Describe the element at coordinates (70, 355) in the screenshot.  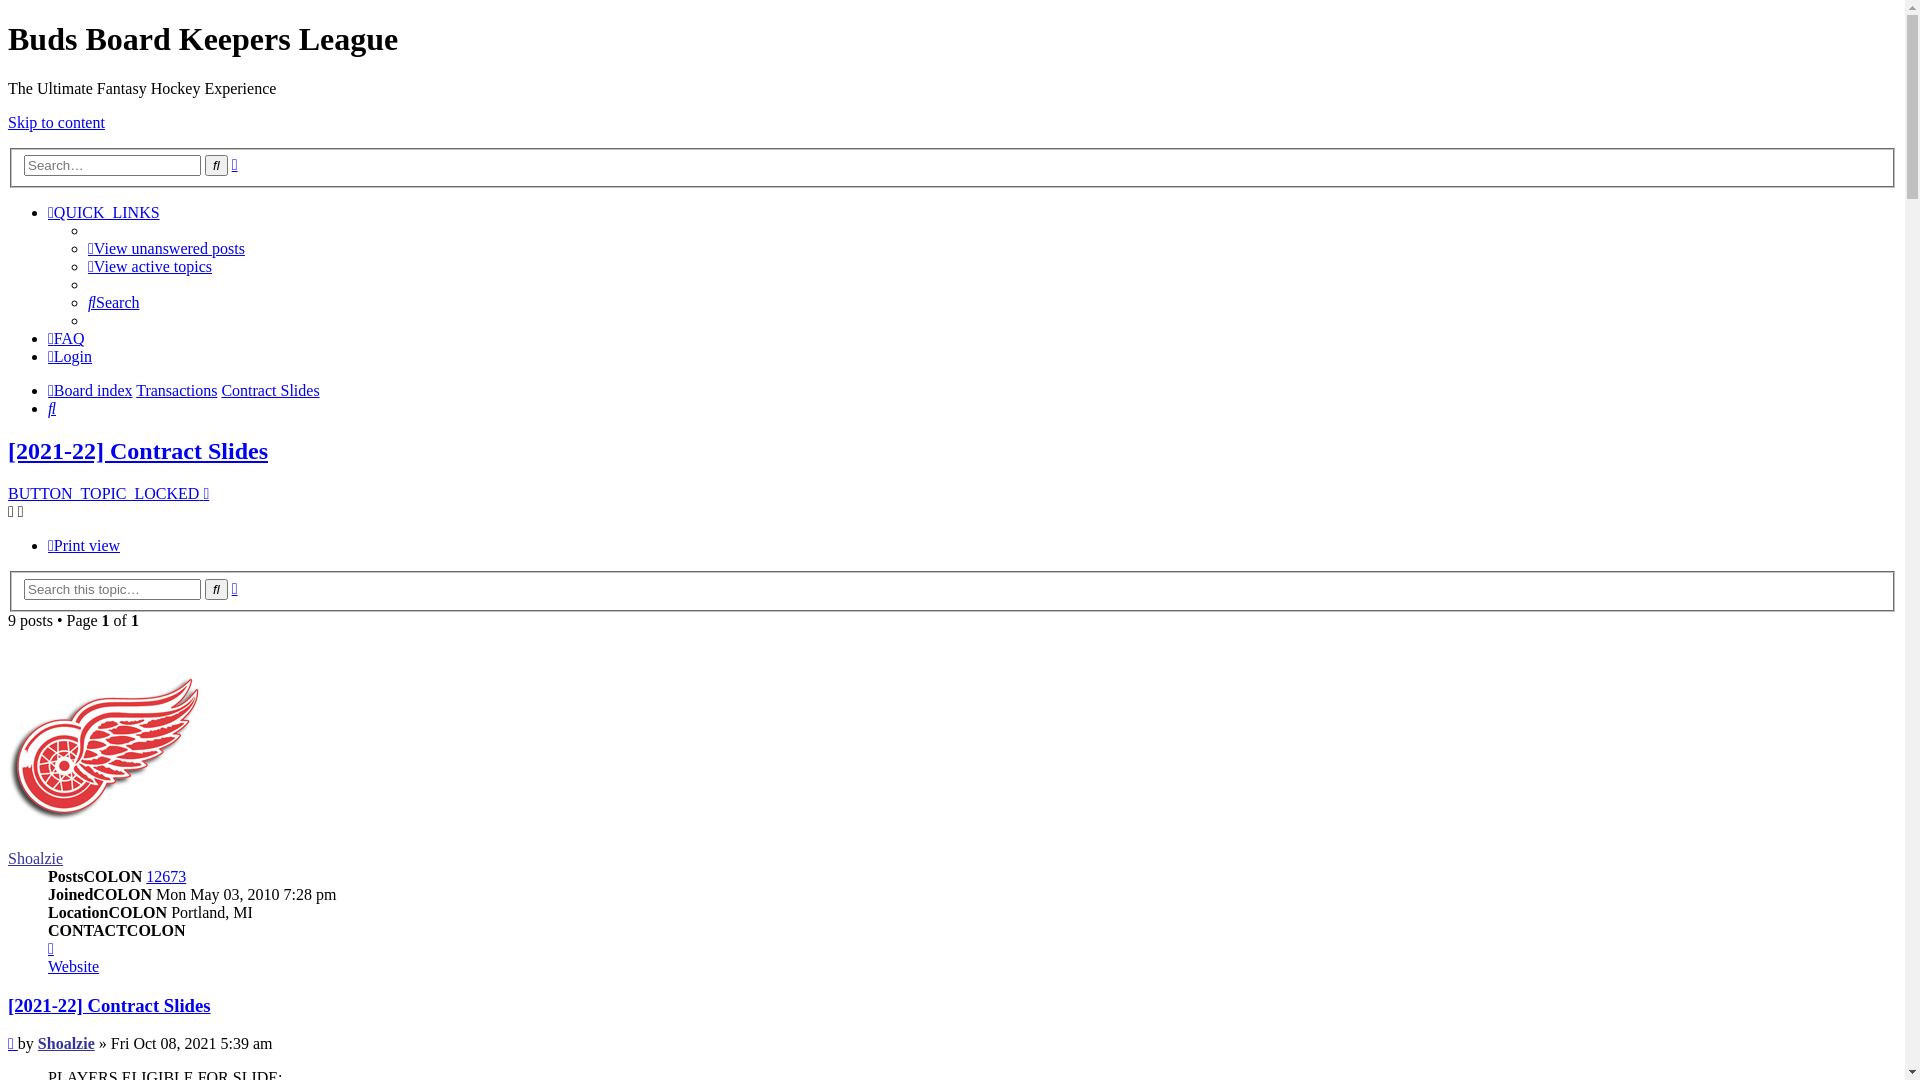
I see `'Login'` at that location.